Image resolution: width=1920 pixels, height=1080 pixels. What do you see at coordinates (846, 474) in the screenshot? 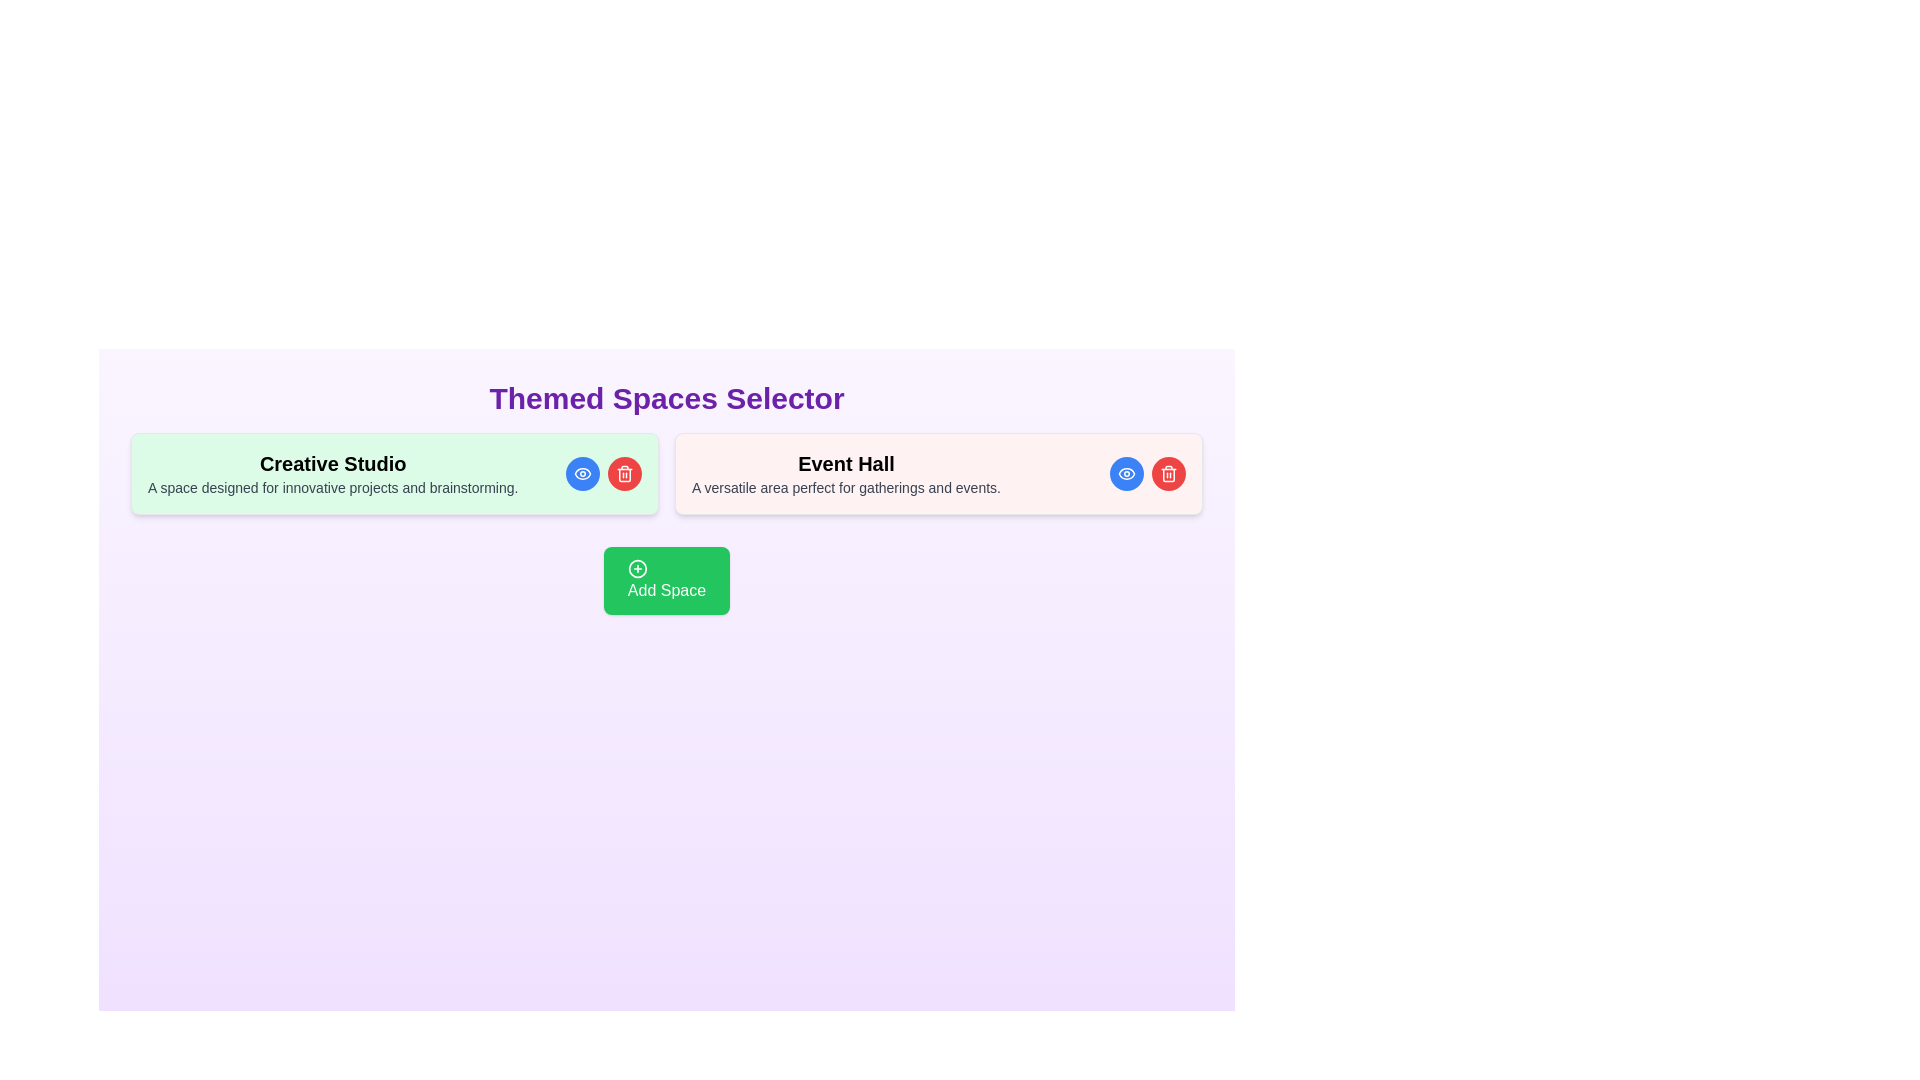
I see `information displayed in the textual display element titled 'Event Hall', which features a bold title and a smaller description within a light pink rectangle` at bounding box center [846, 474].